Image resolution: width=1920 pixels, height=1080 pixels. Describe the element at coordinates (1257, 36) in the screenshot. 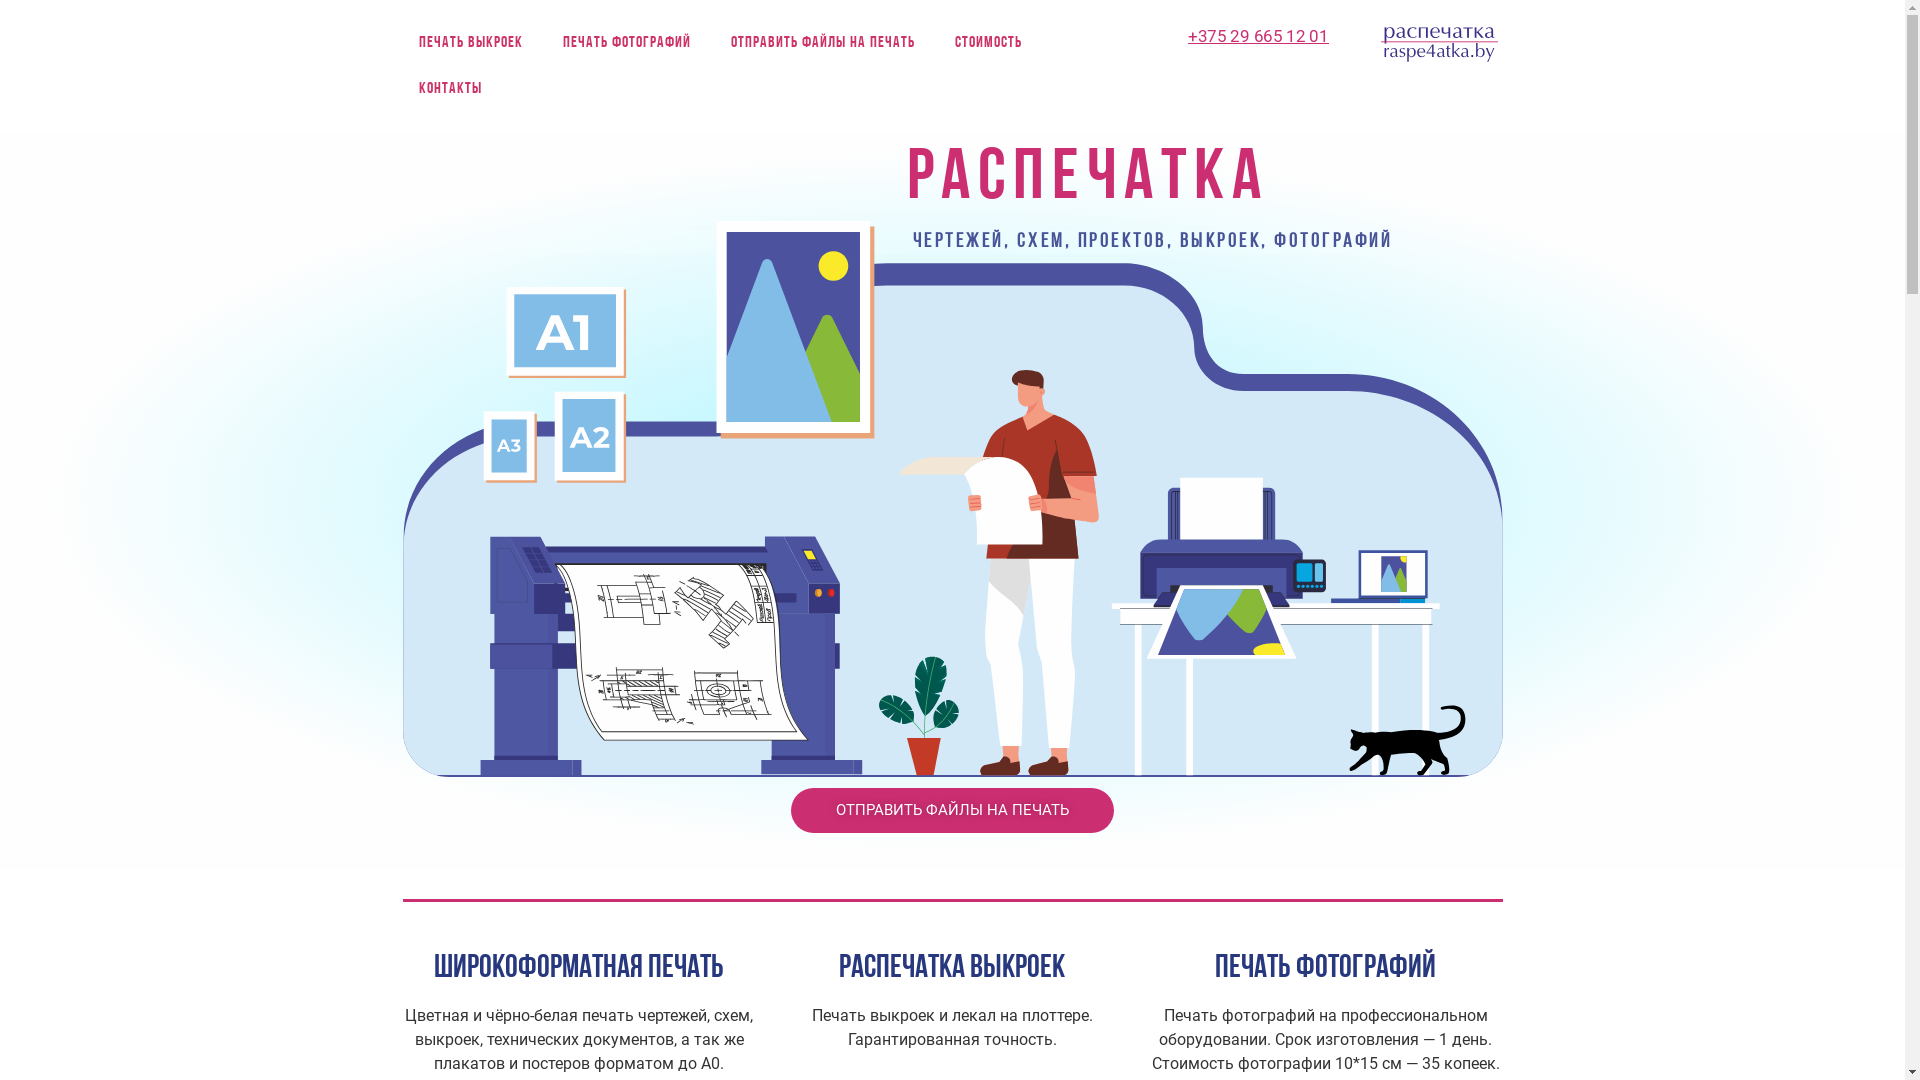

I see `'+375 29 665 12 01'` at that location.